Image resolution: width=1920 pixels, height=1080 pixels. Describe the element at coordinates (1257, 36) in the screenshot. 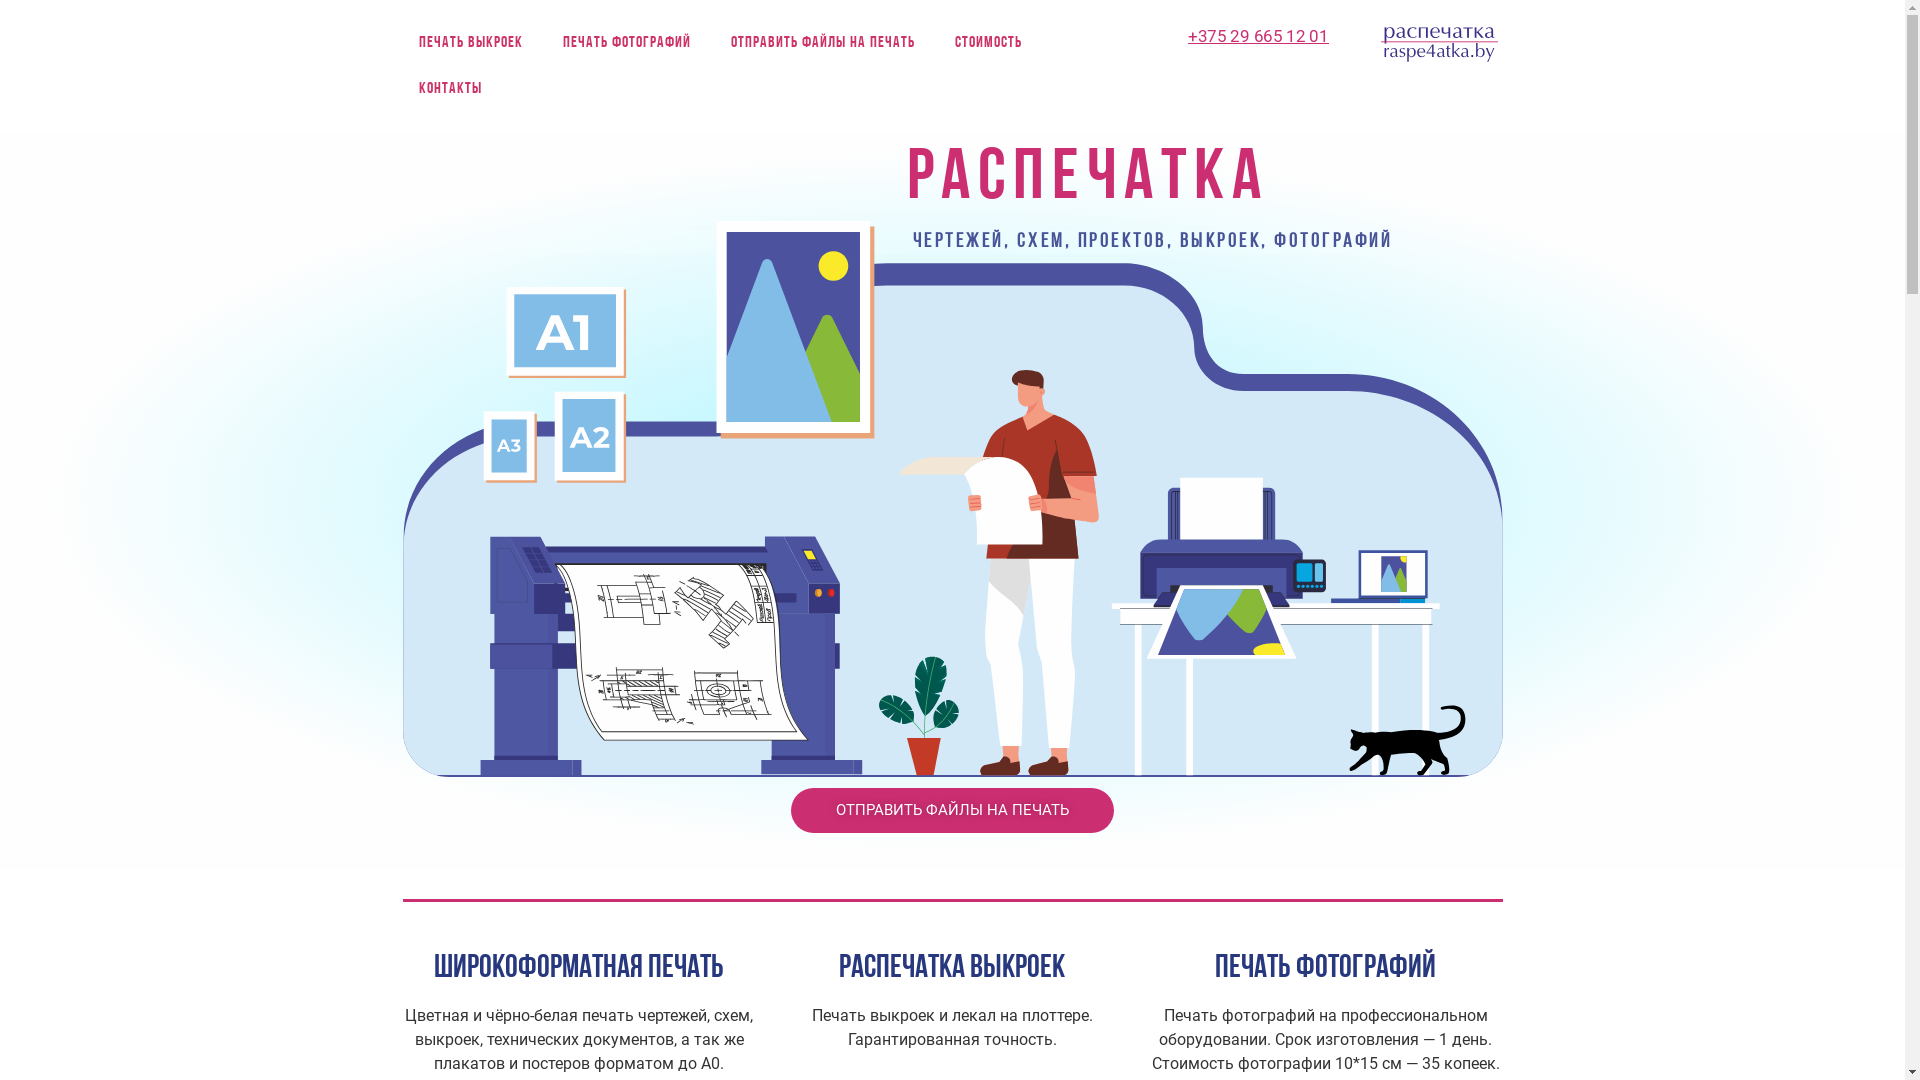

I see `'+375 29 665 12 01'` at that location.